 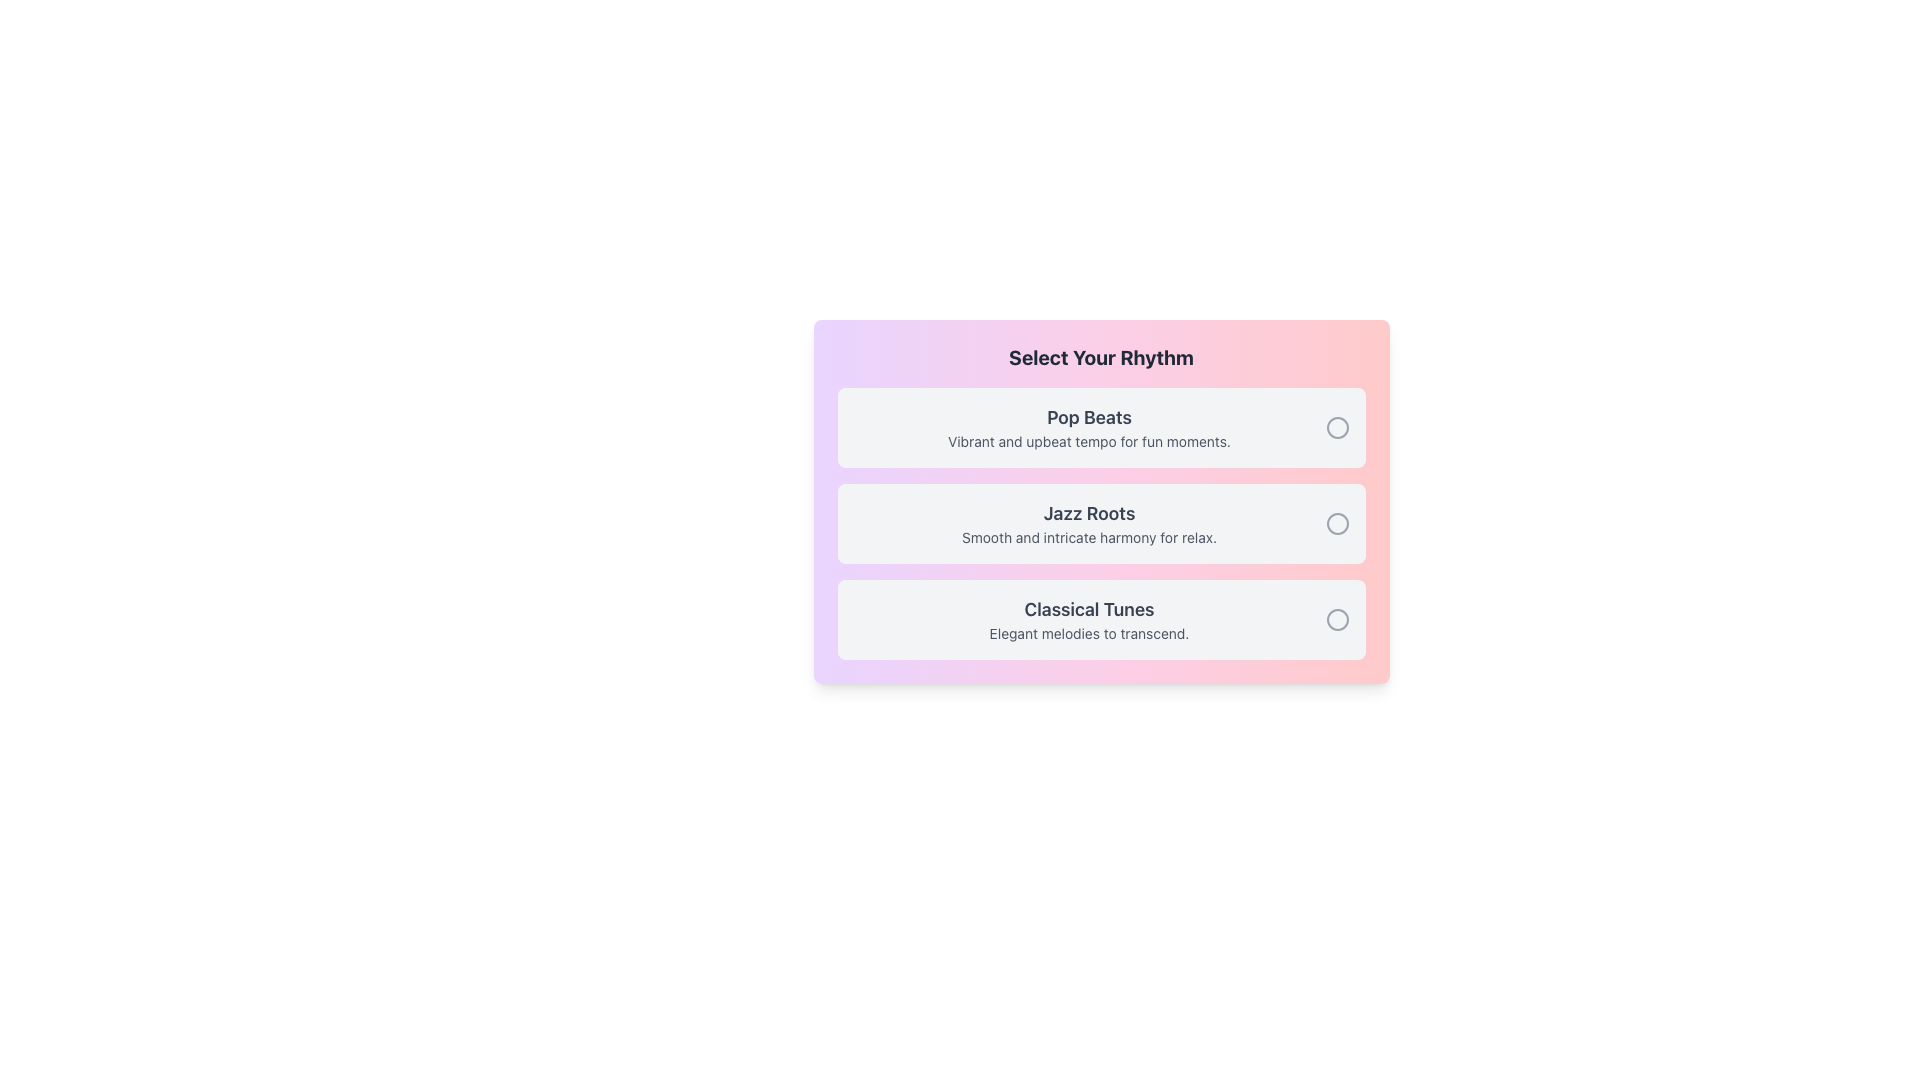 I want to click on the topmost selectable list item for 'Pop Beats' within the 'Select Your Rhythm' section to prepare for interaction, so click(x=1100, y=427).